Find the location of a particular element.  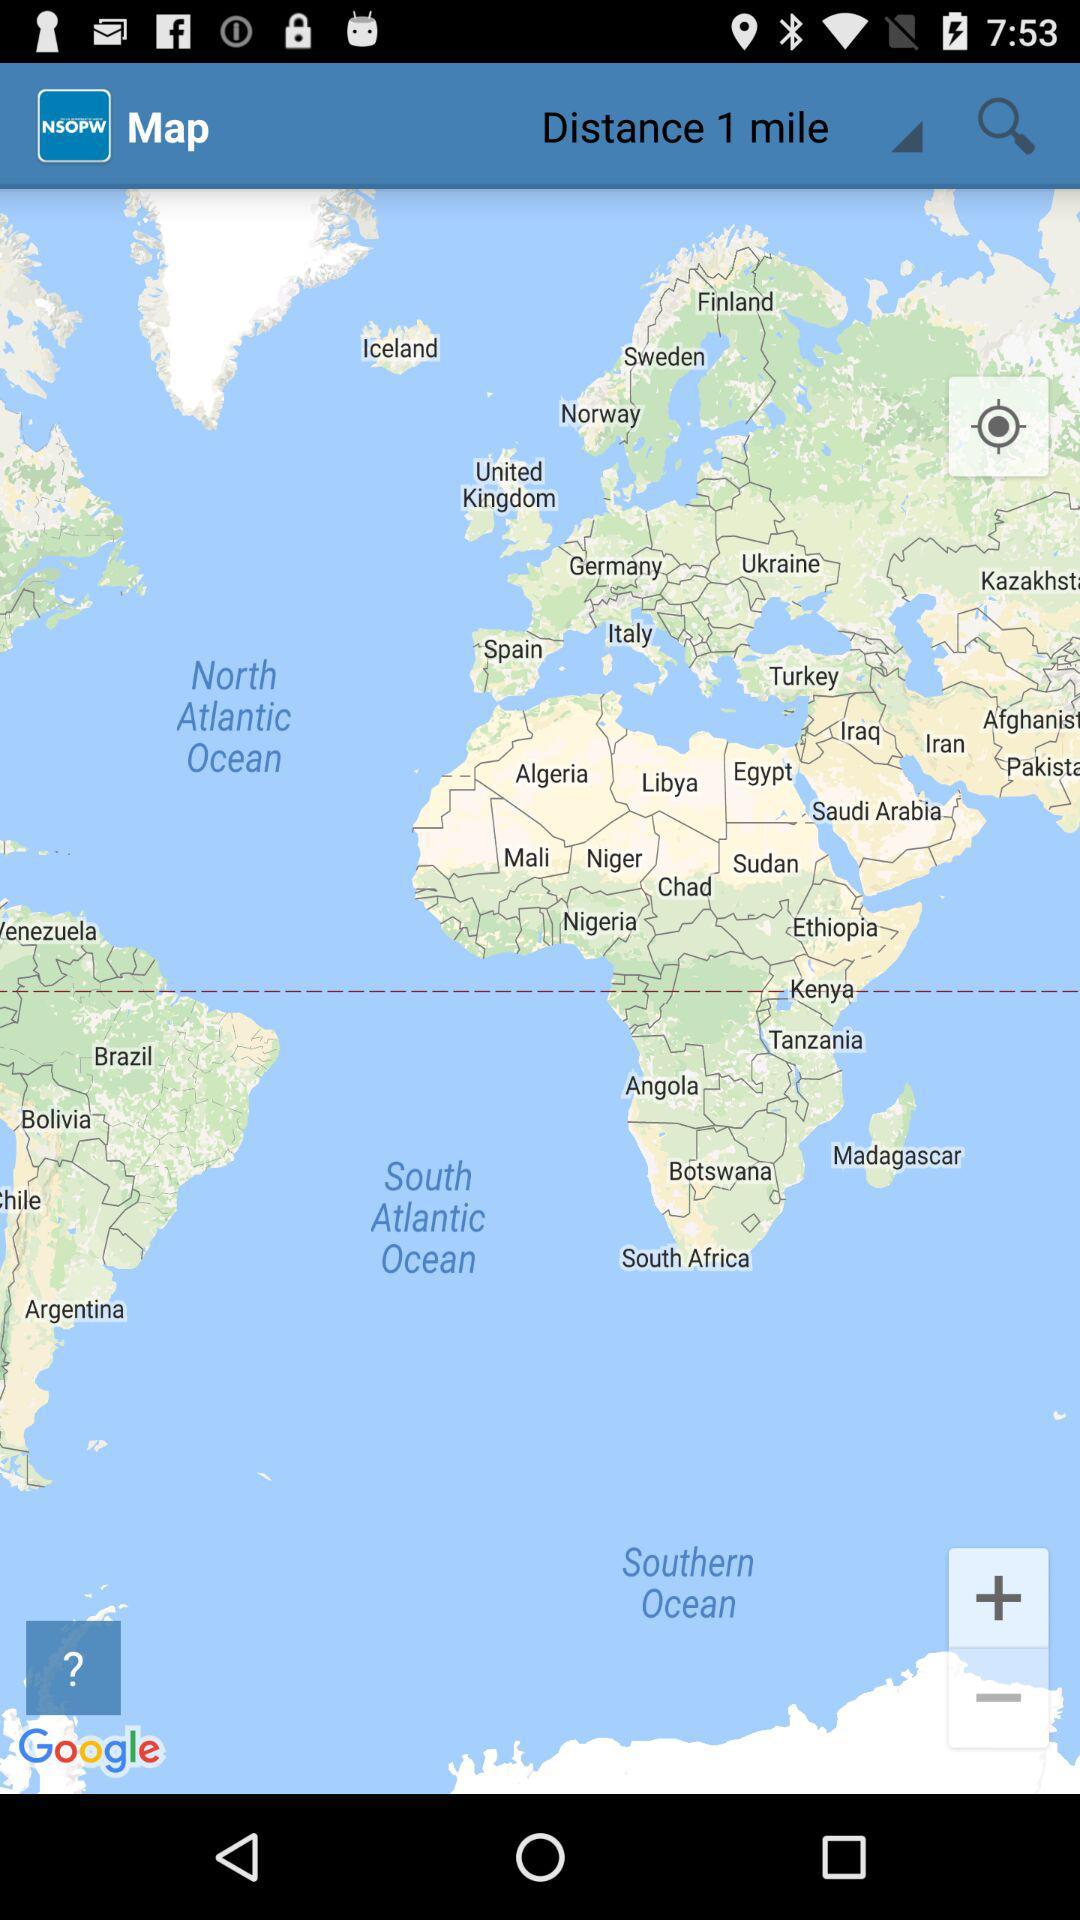

the minus icon is located at coordinates (998, 1820).